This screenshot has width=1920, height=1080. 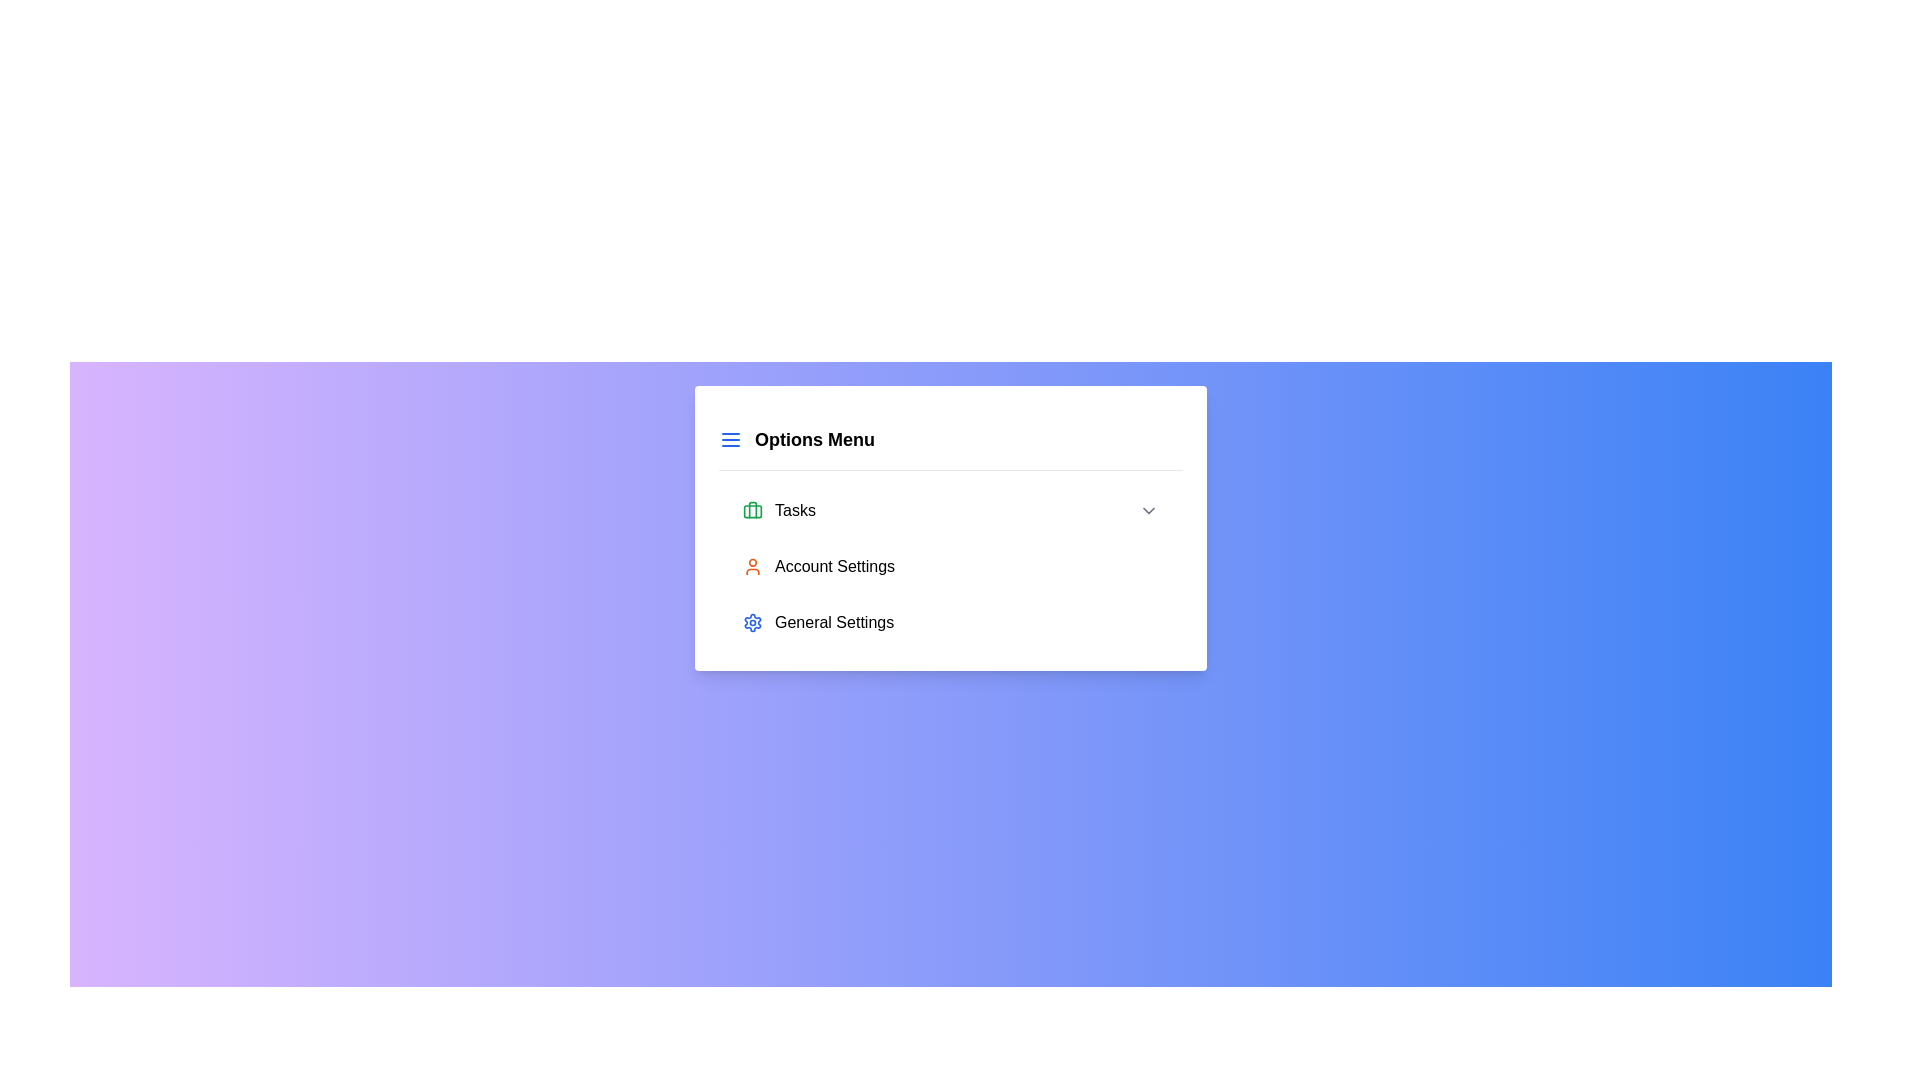 What do you see at coordinates (752, 508) in the screenshot?
I see `the vertical green line that is part of the briefcase icon preceding the 'Tasks' menu option` at bounding box center [752, 508].